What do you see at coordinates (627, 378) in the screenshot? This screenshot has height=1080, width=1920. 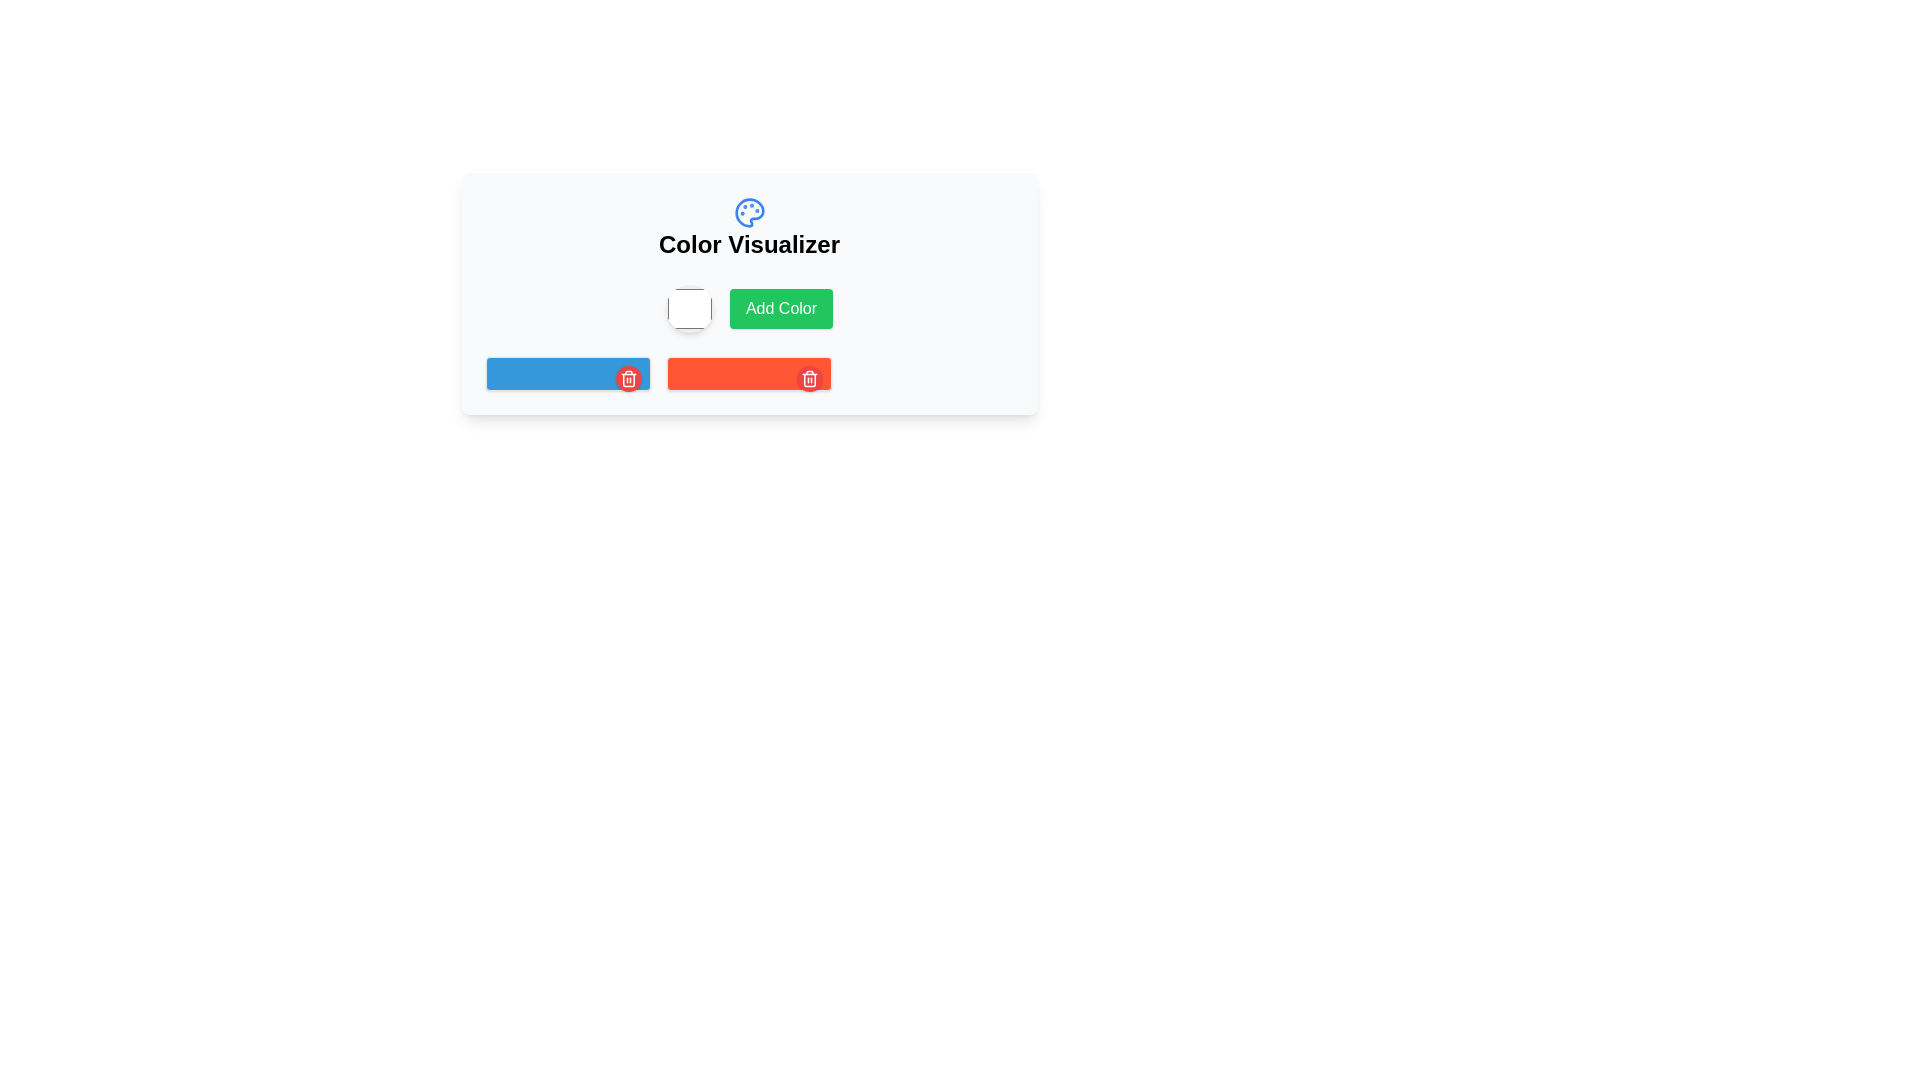 I see `the small circular delete button with a red background and a white trash can icon located at the top-right corner of the blue rectangular bar` at bounding box center [627, 378].